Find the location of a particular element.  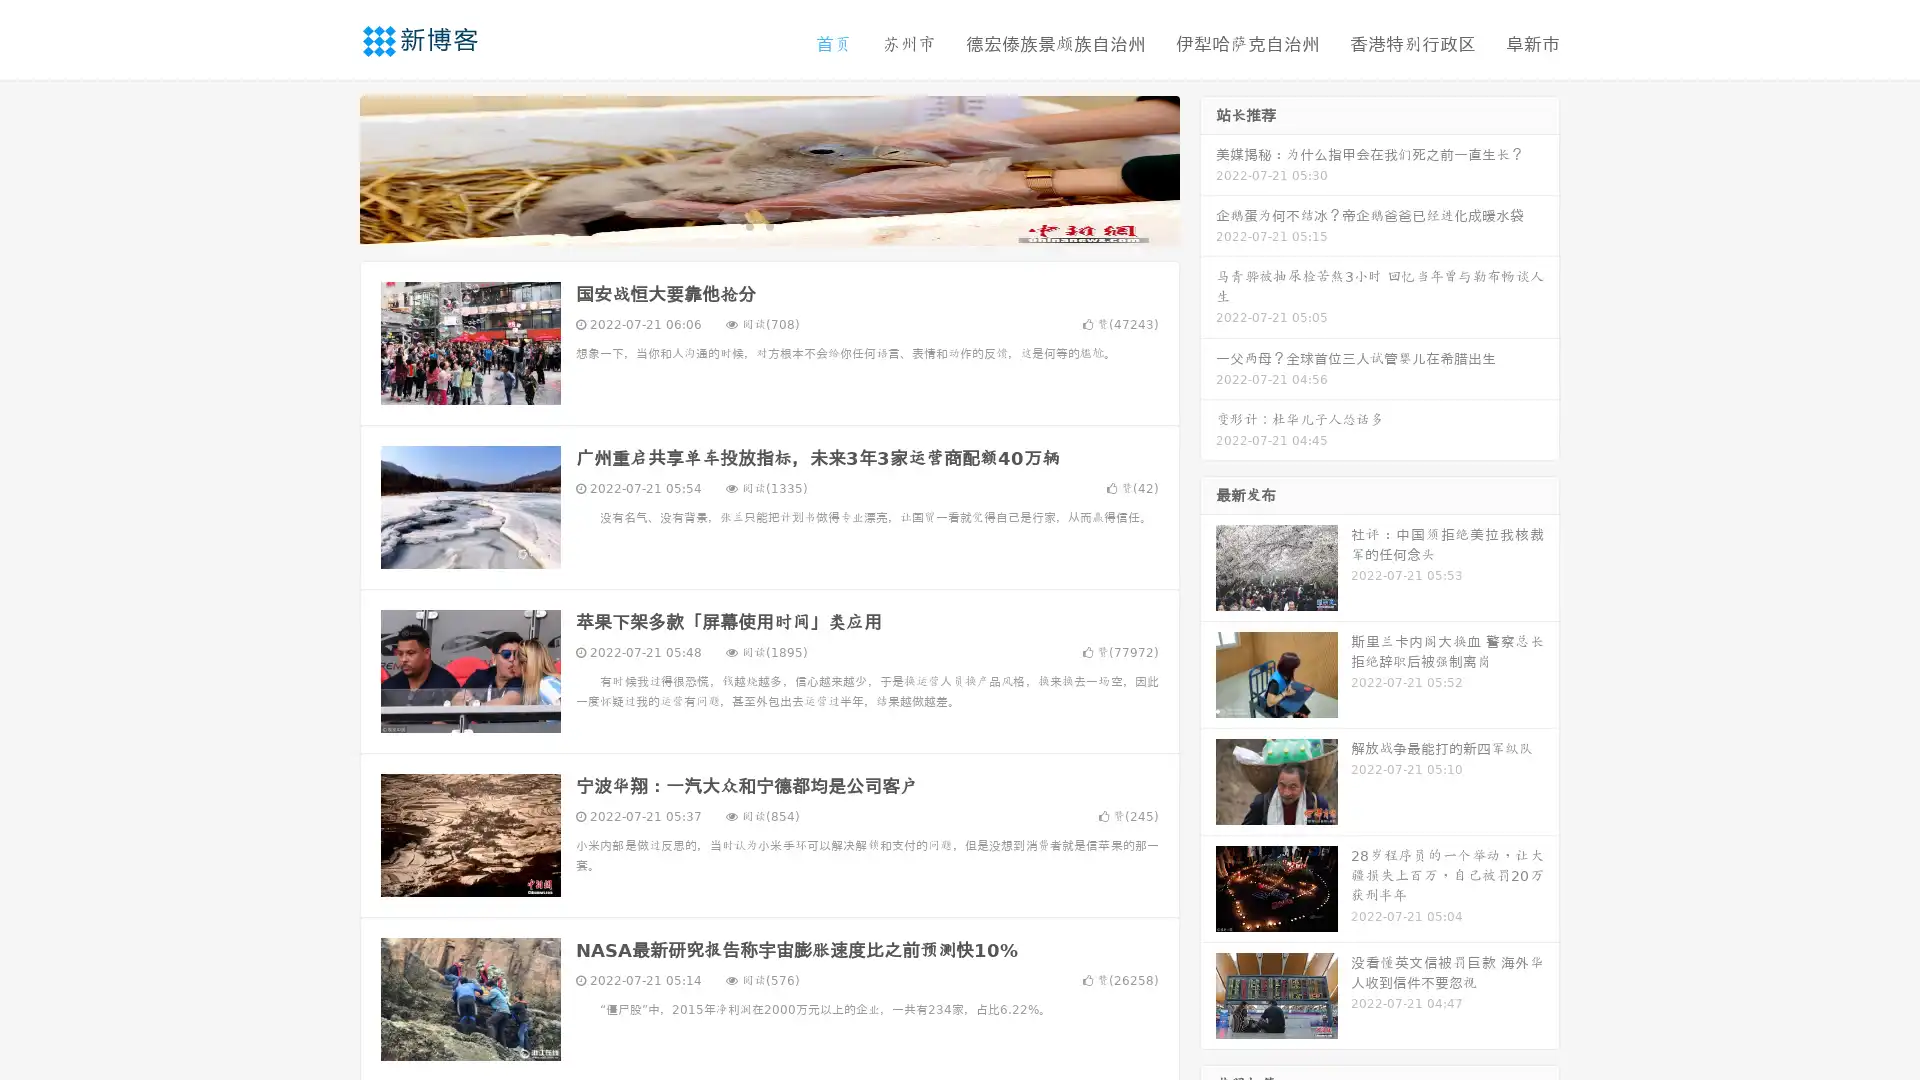

Next slide is located at coordinates (1208, 168).